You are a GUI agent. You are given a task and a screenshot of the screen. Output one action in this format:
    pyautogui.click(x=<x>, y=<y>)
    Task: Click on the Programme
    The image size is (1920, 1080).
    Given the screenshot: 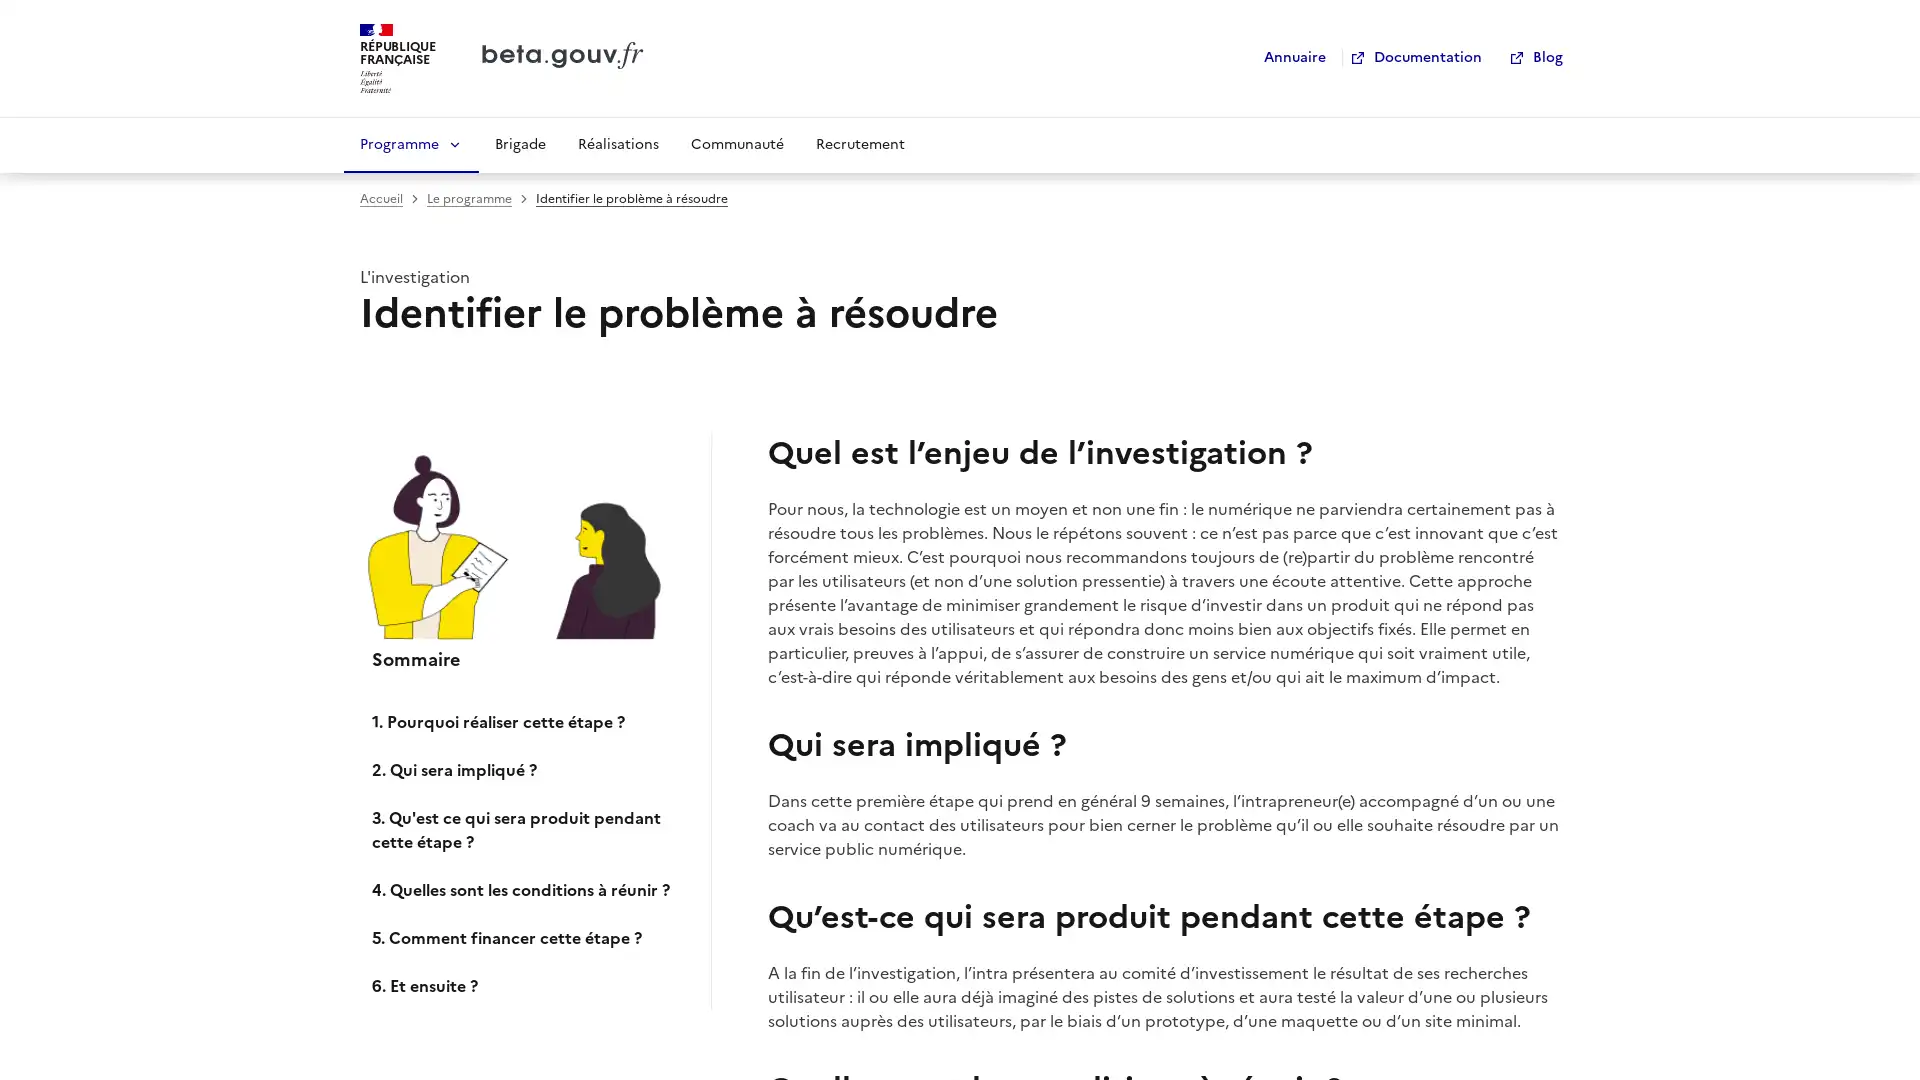 What is the action you would take?
    pyautogui.click(x=410, y=142)
    